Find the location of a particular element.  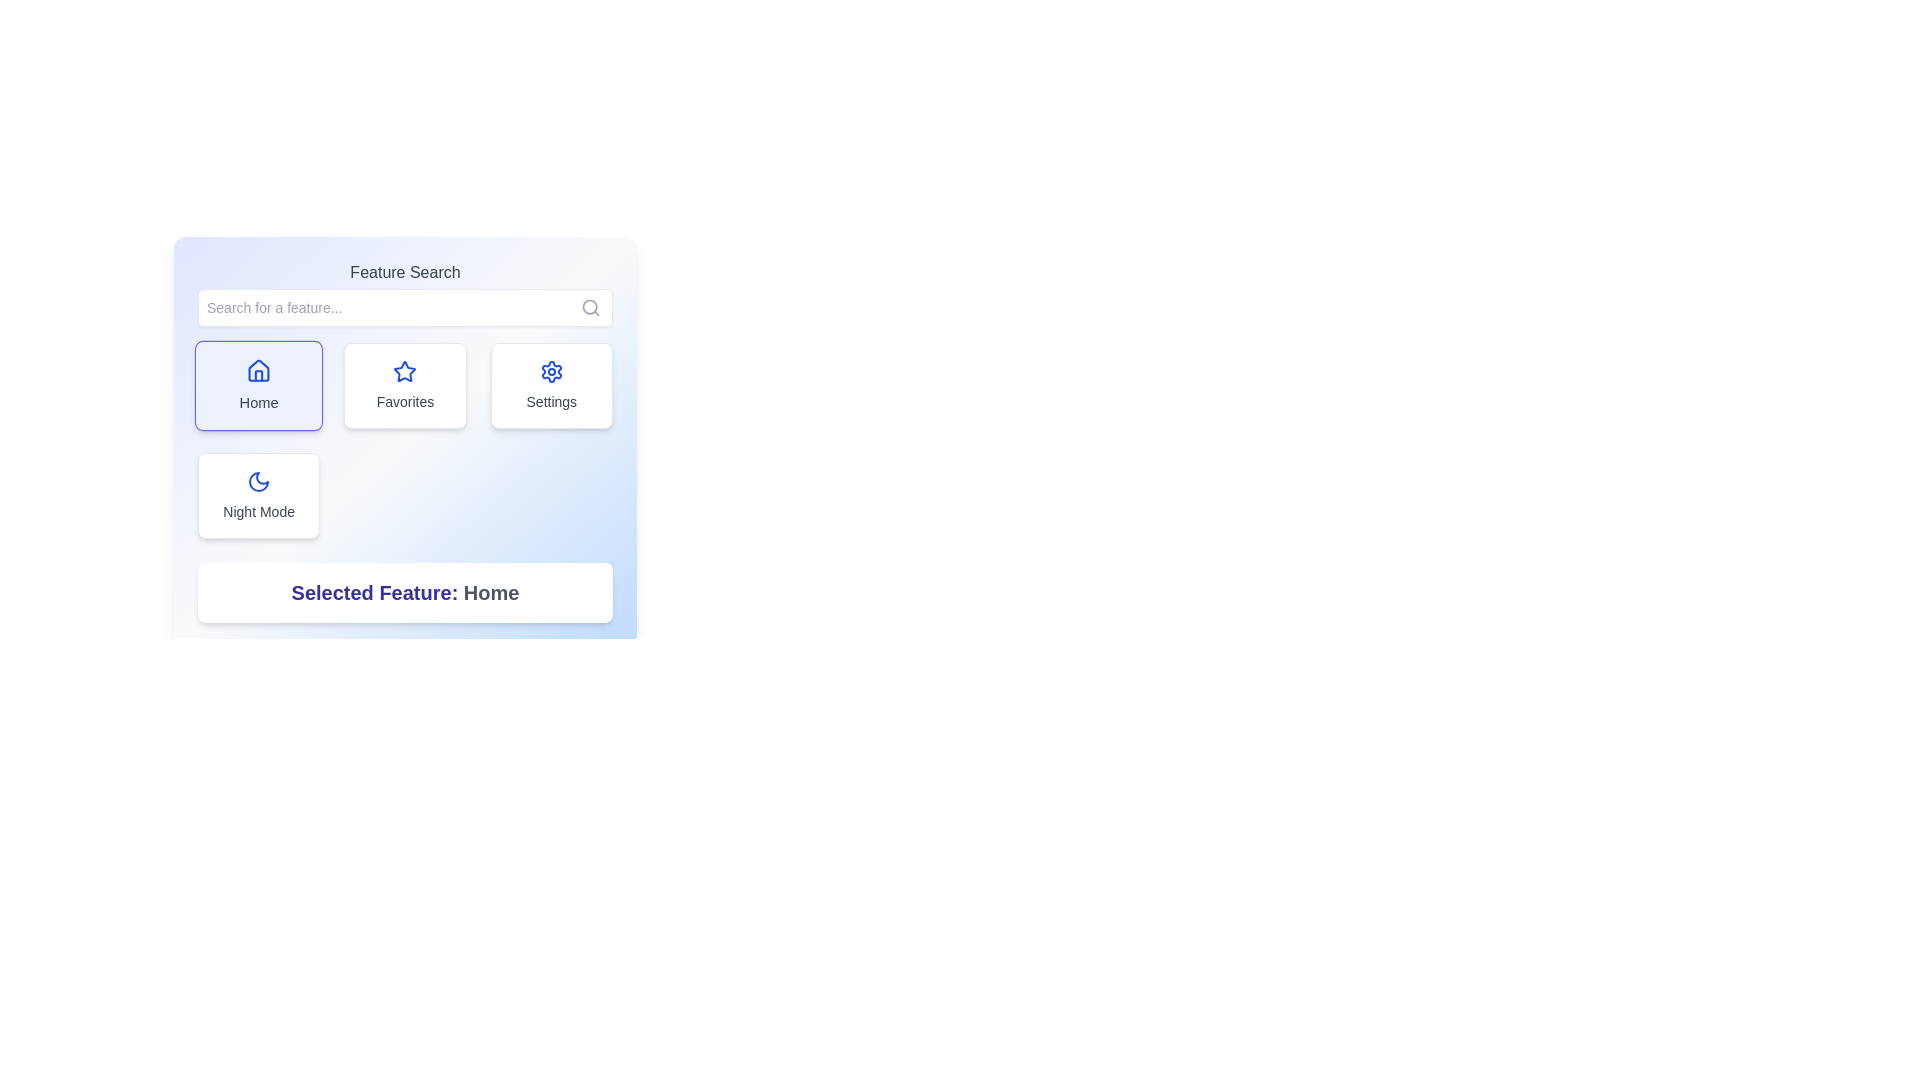

the 'Favorites' button which is centrally positioned in the middle row of a grid layout, between the 'Home' button and the 'Settings' button is located at coordinates (404, 385).